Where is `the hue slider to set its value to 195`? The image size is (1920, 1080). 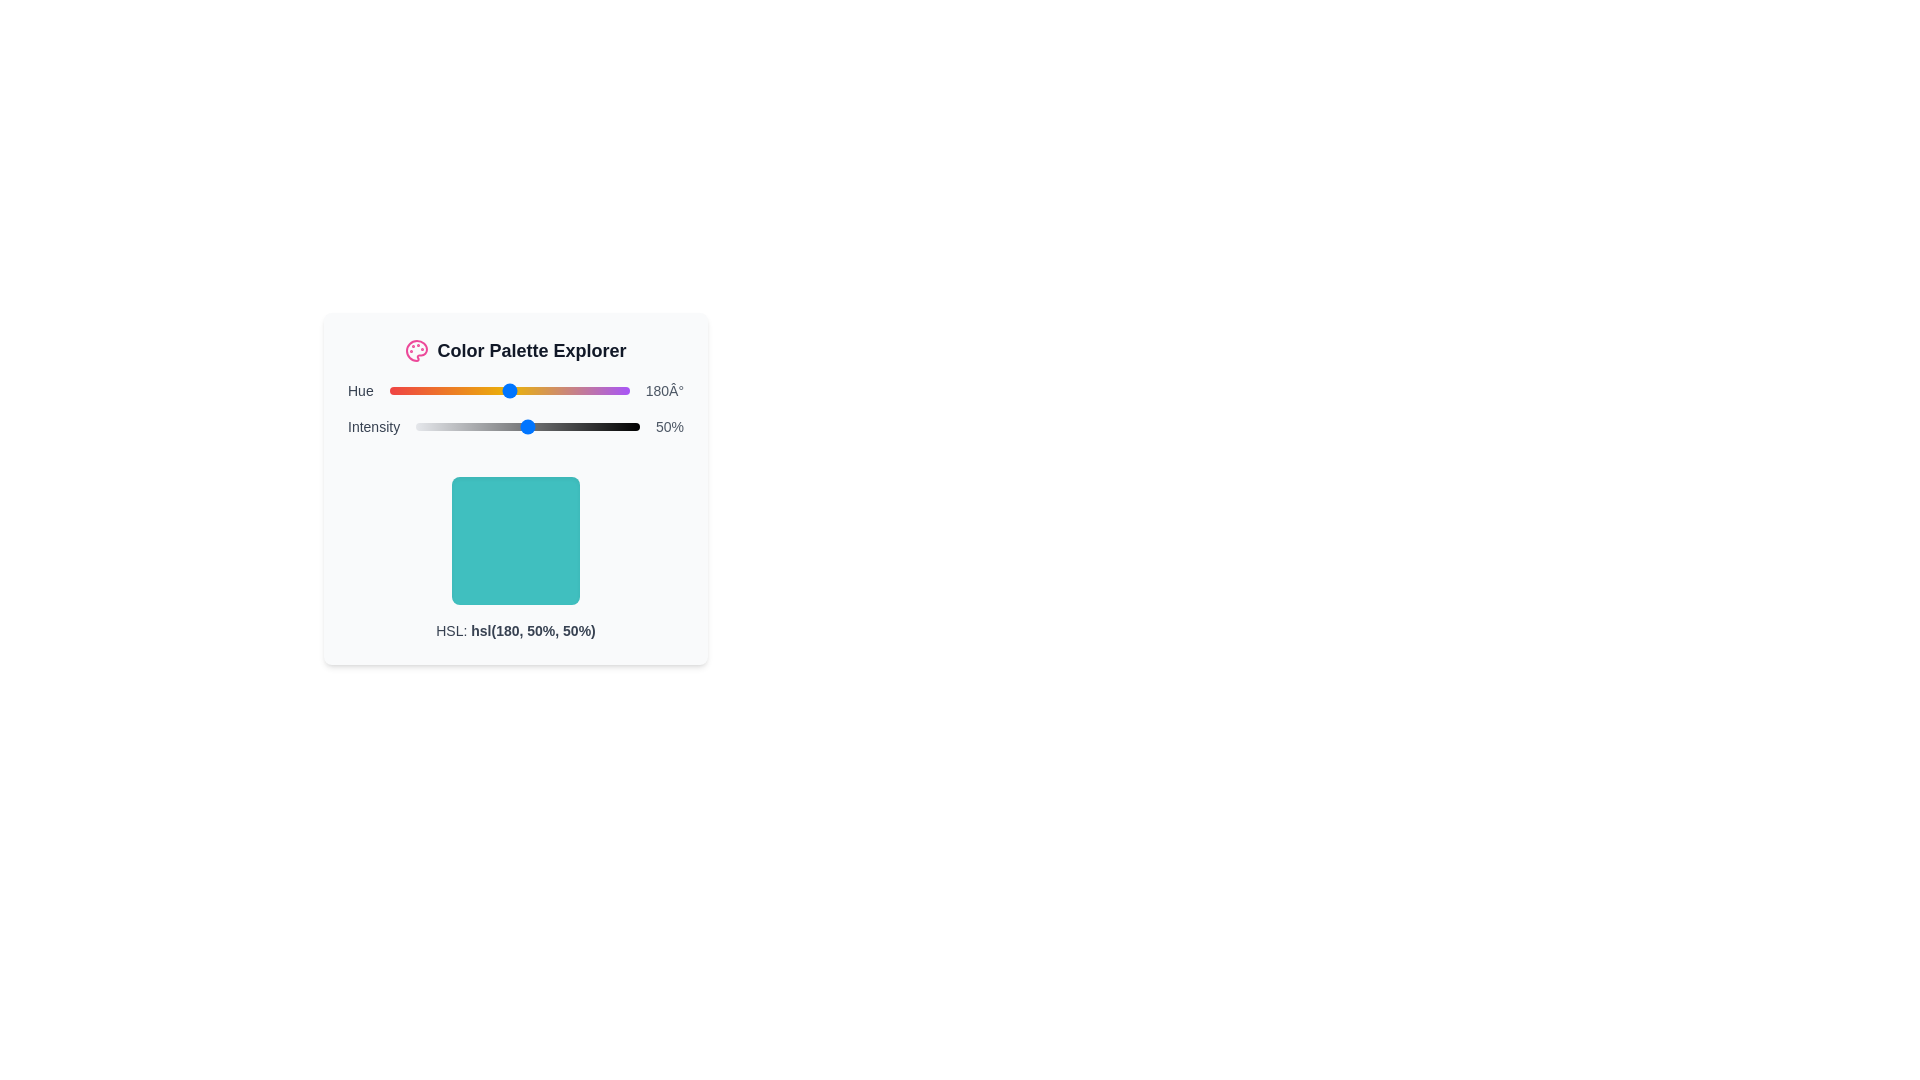 the hue slider to set its value to 195 is located at coordinates (519, 390).